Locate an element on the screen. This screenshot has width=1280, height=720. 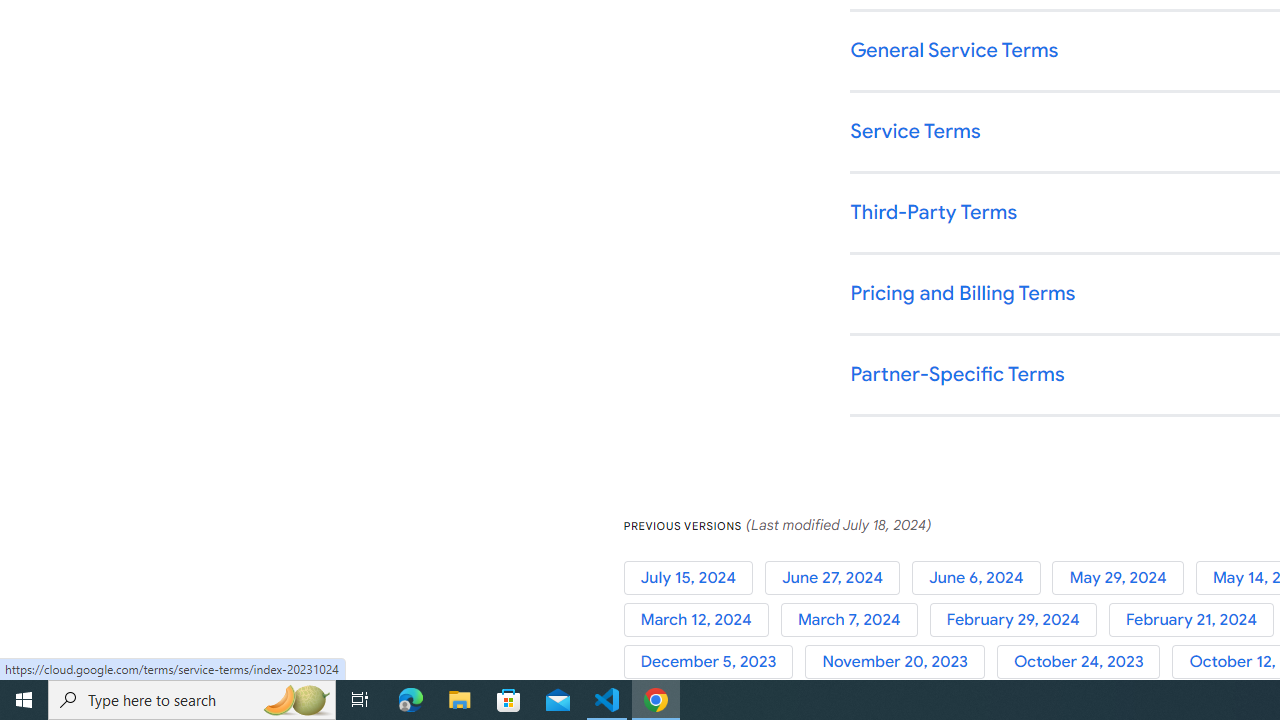
'February 29, 2024' is located at coordinates (1018, 619).